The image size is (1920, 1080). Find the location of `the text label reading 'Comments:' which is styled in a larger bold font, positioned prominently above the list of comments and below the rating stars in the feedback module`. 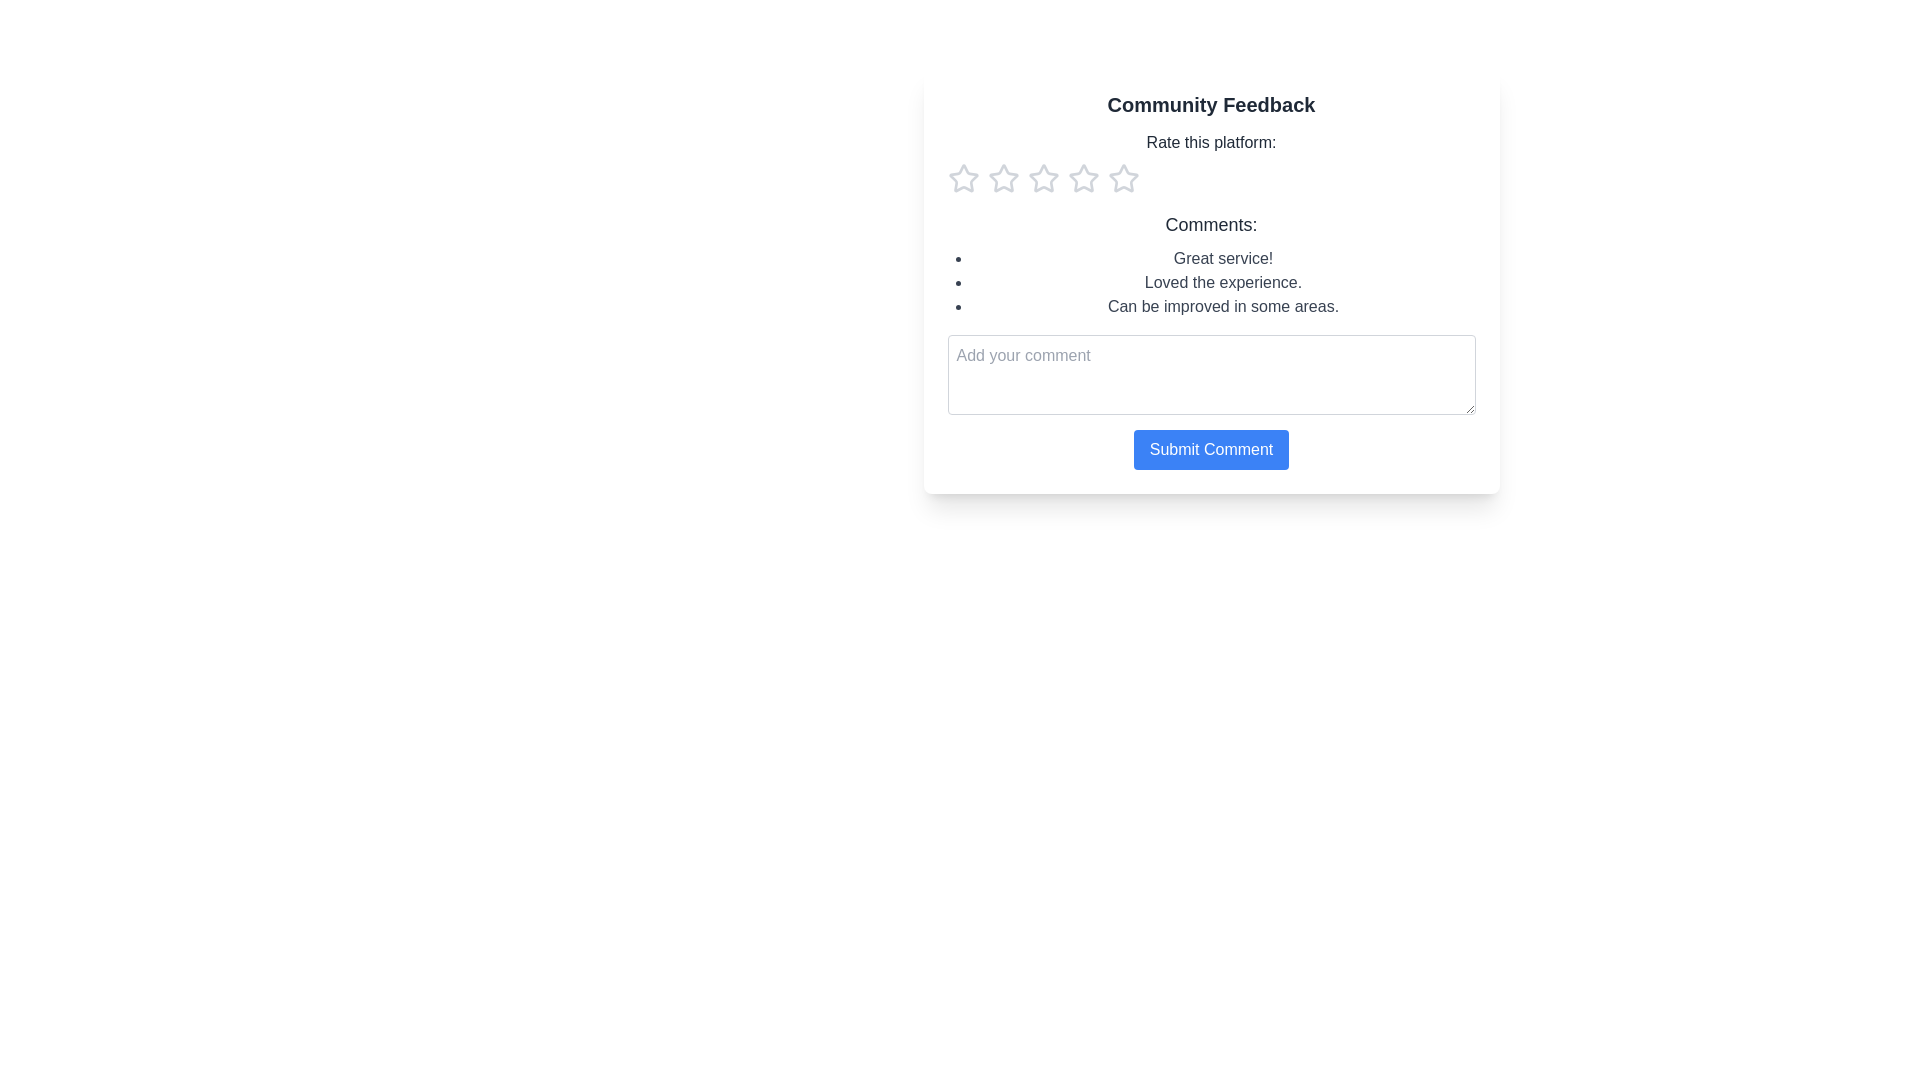

the text label reading 'Comments:' which is styled in a larger bold font, positioned prominently above the list of comments and below the rating stars in the feedback module is located at coordinates (1210, 224).